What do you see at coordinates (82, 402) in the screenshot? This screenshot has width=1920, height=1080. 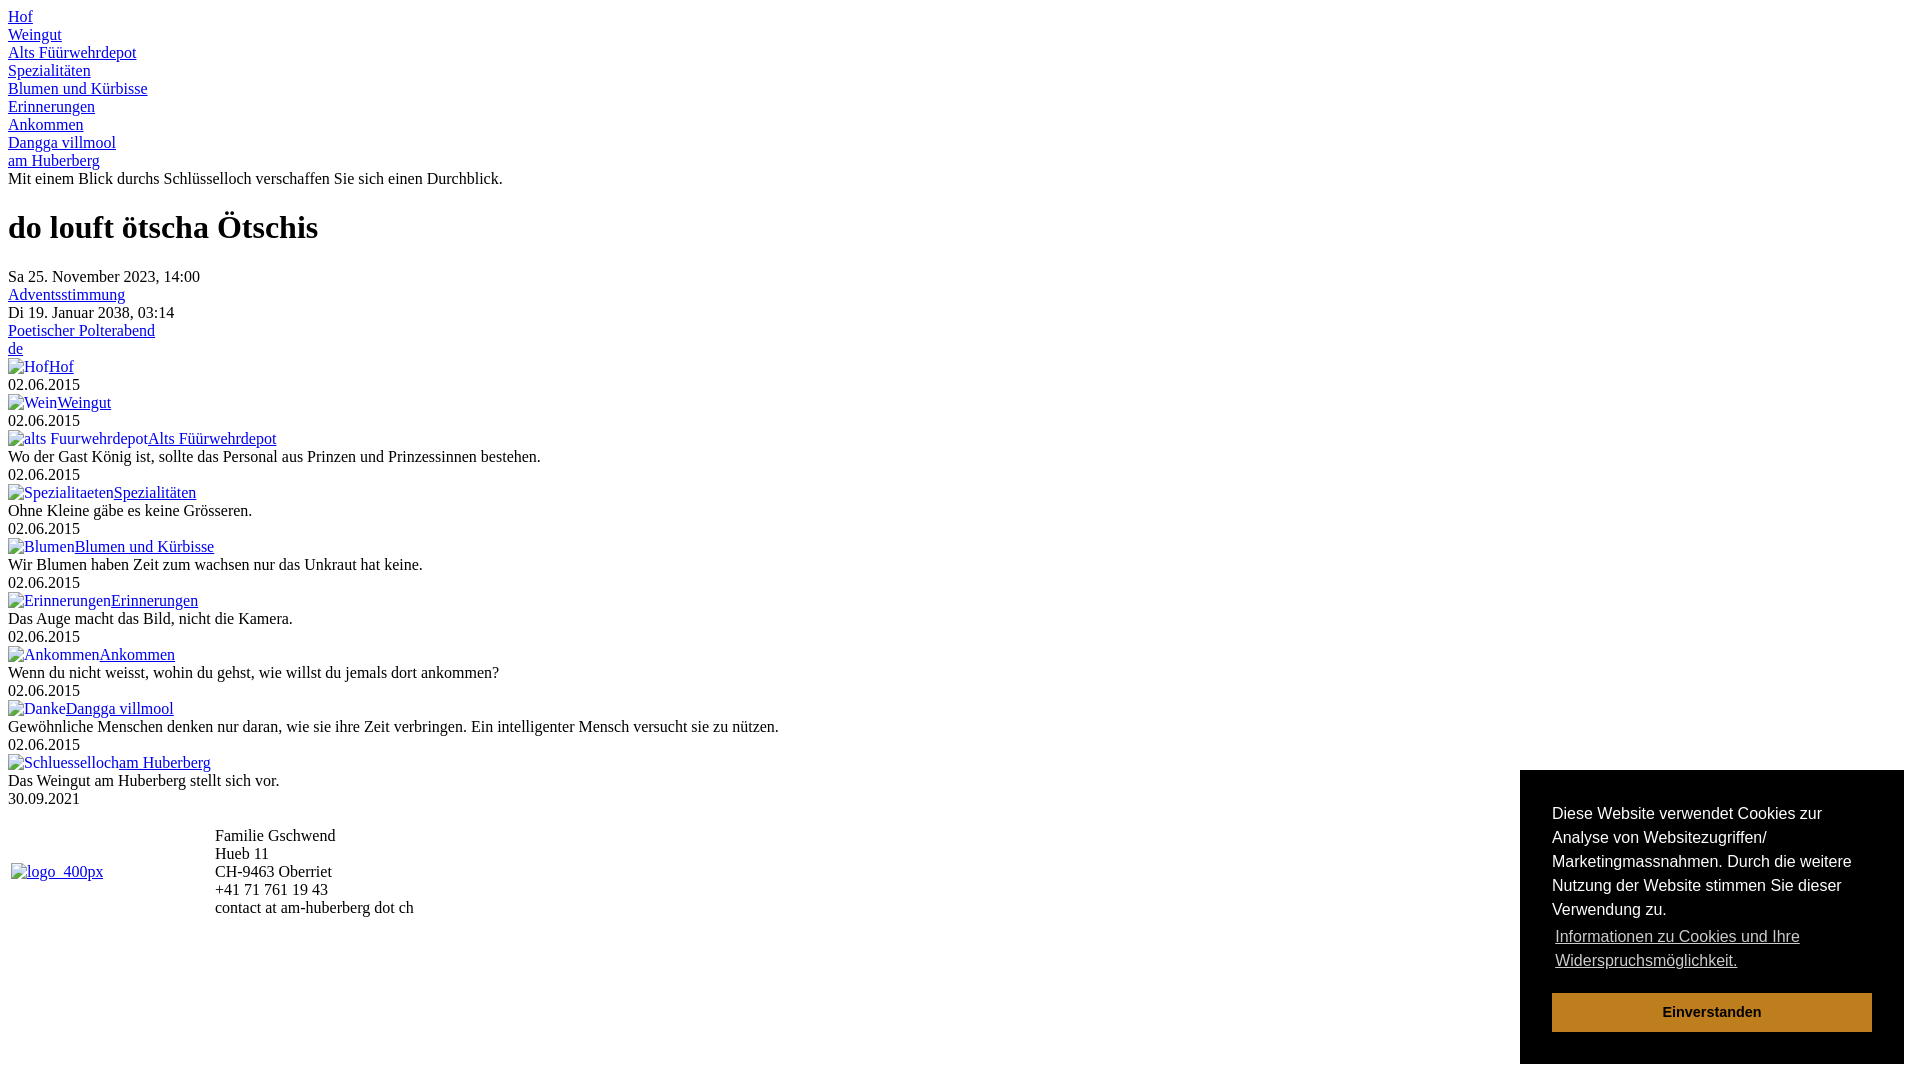 I see `'Weingut'` at bounding box center [82, 402].